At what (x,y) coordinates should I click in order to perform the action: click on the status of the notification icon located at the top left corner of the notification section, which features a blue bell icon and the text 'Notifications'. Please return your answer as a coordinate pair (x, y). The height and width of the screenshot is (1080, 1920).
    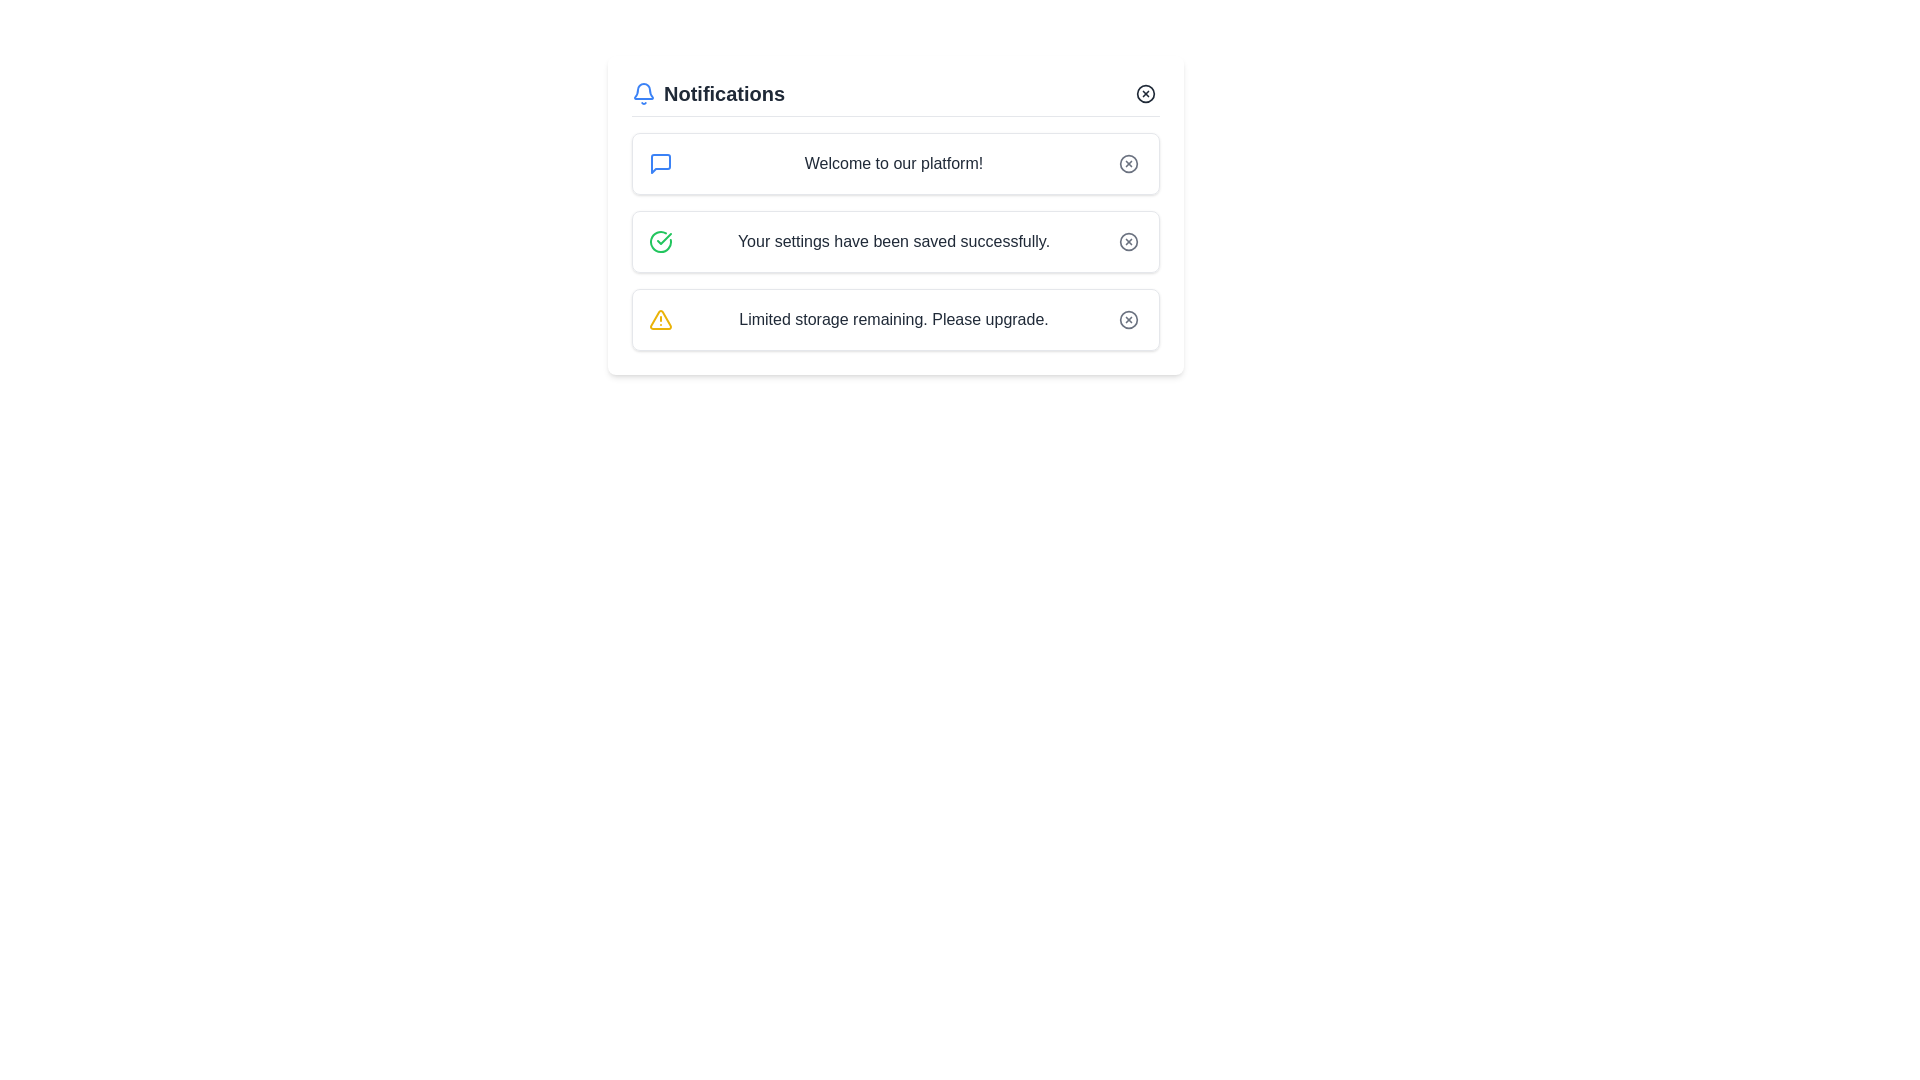
    Looking at the image, I should click on (643, 93).